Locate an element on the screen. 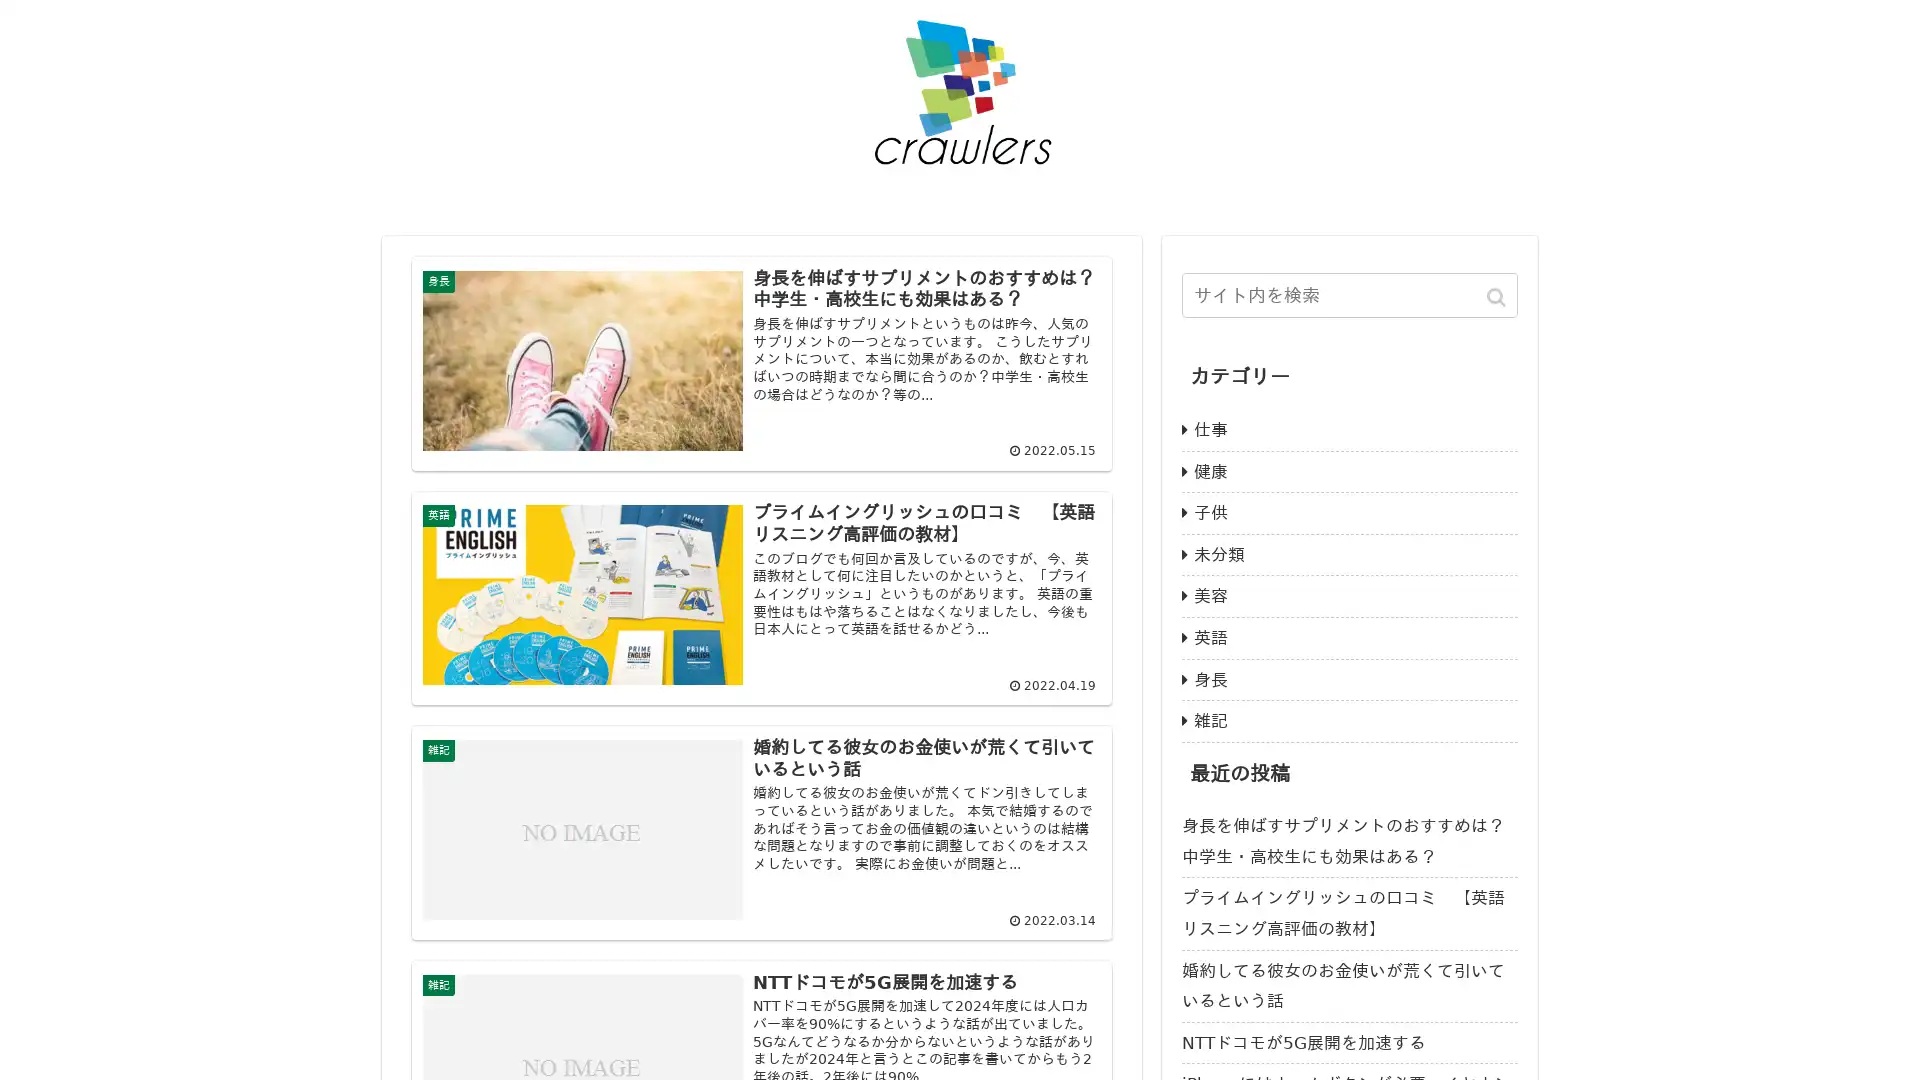  button is located at coordinates (1498, 297).